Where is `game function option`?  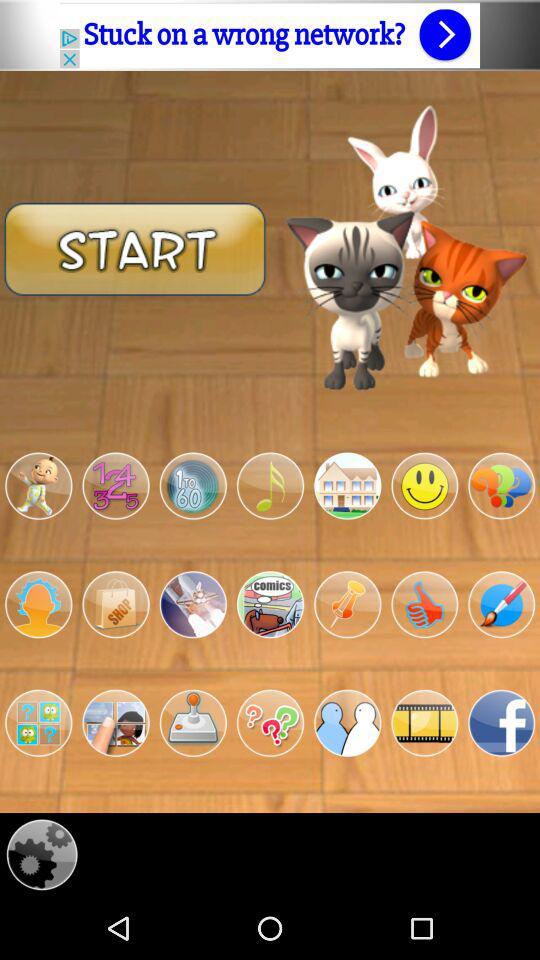
game function option is located at coordinates (115, 722).